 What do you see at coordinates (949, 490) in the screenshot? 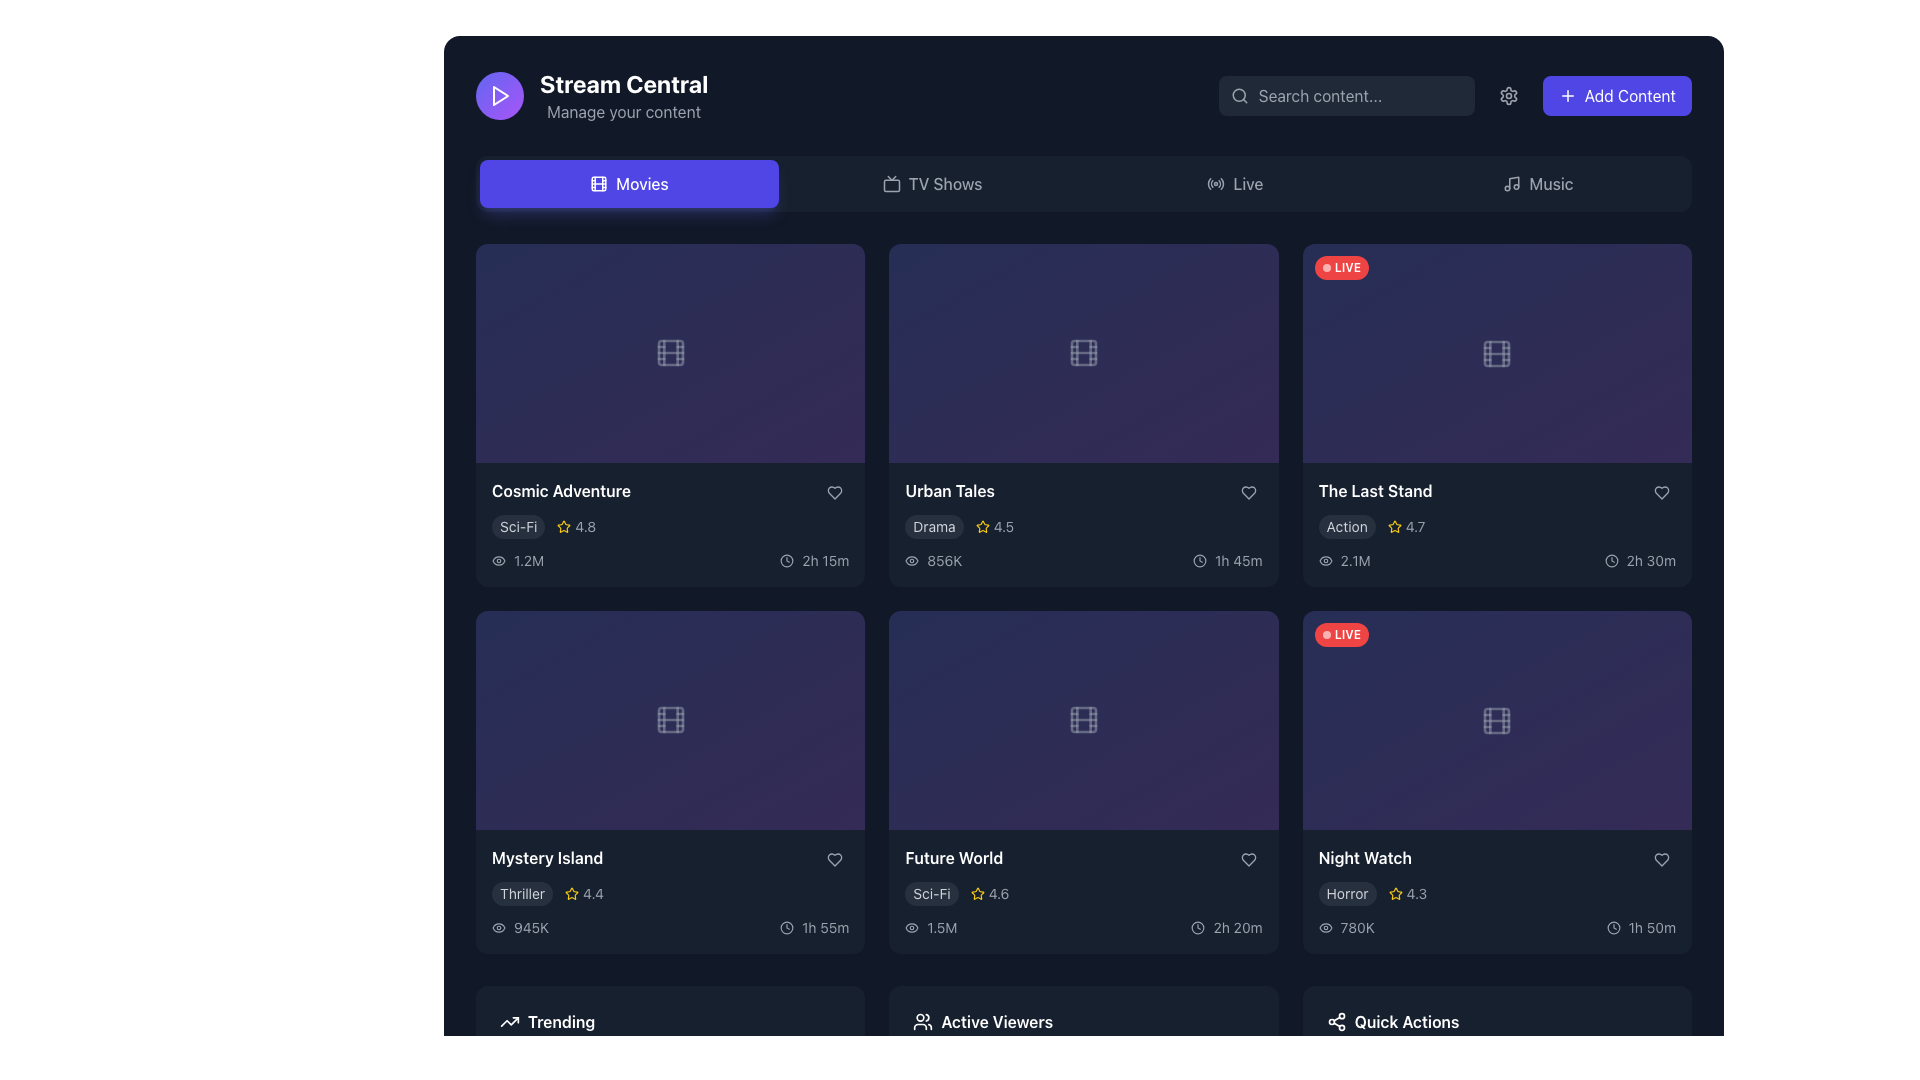
I see `the 'Urban Tales' text label, which is displayed in bold white font within a dark-themed interface, located in the top-middle section under a thumbnail image` at bounding box center [949, 490].